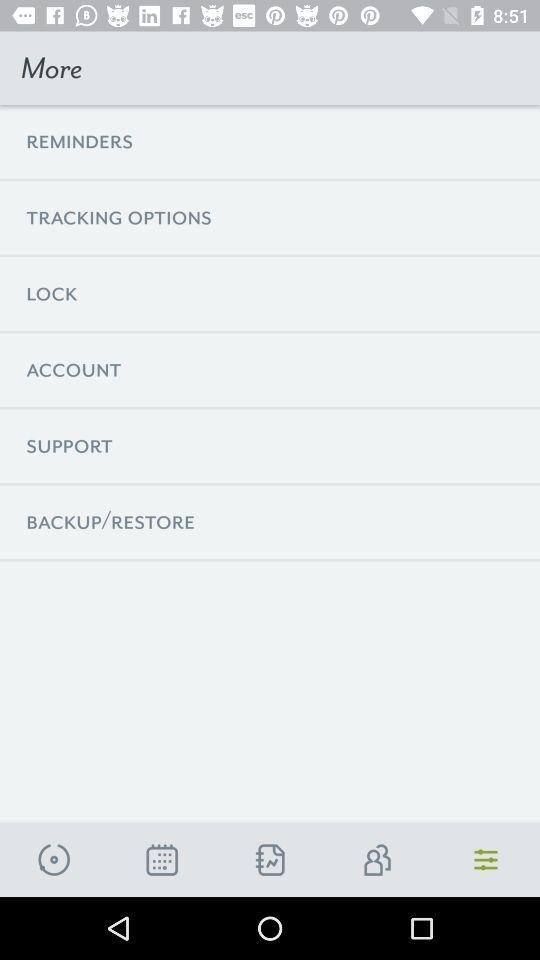 The width and height of the screenshot is (540, 960). I want to click on open calander, so click(161, 859).